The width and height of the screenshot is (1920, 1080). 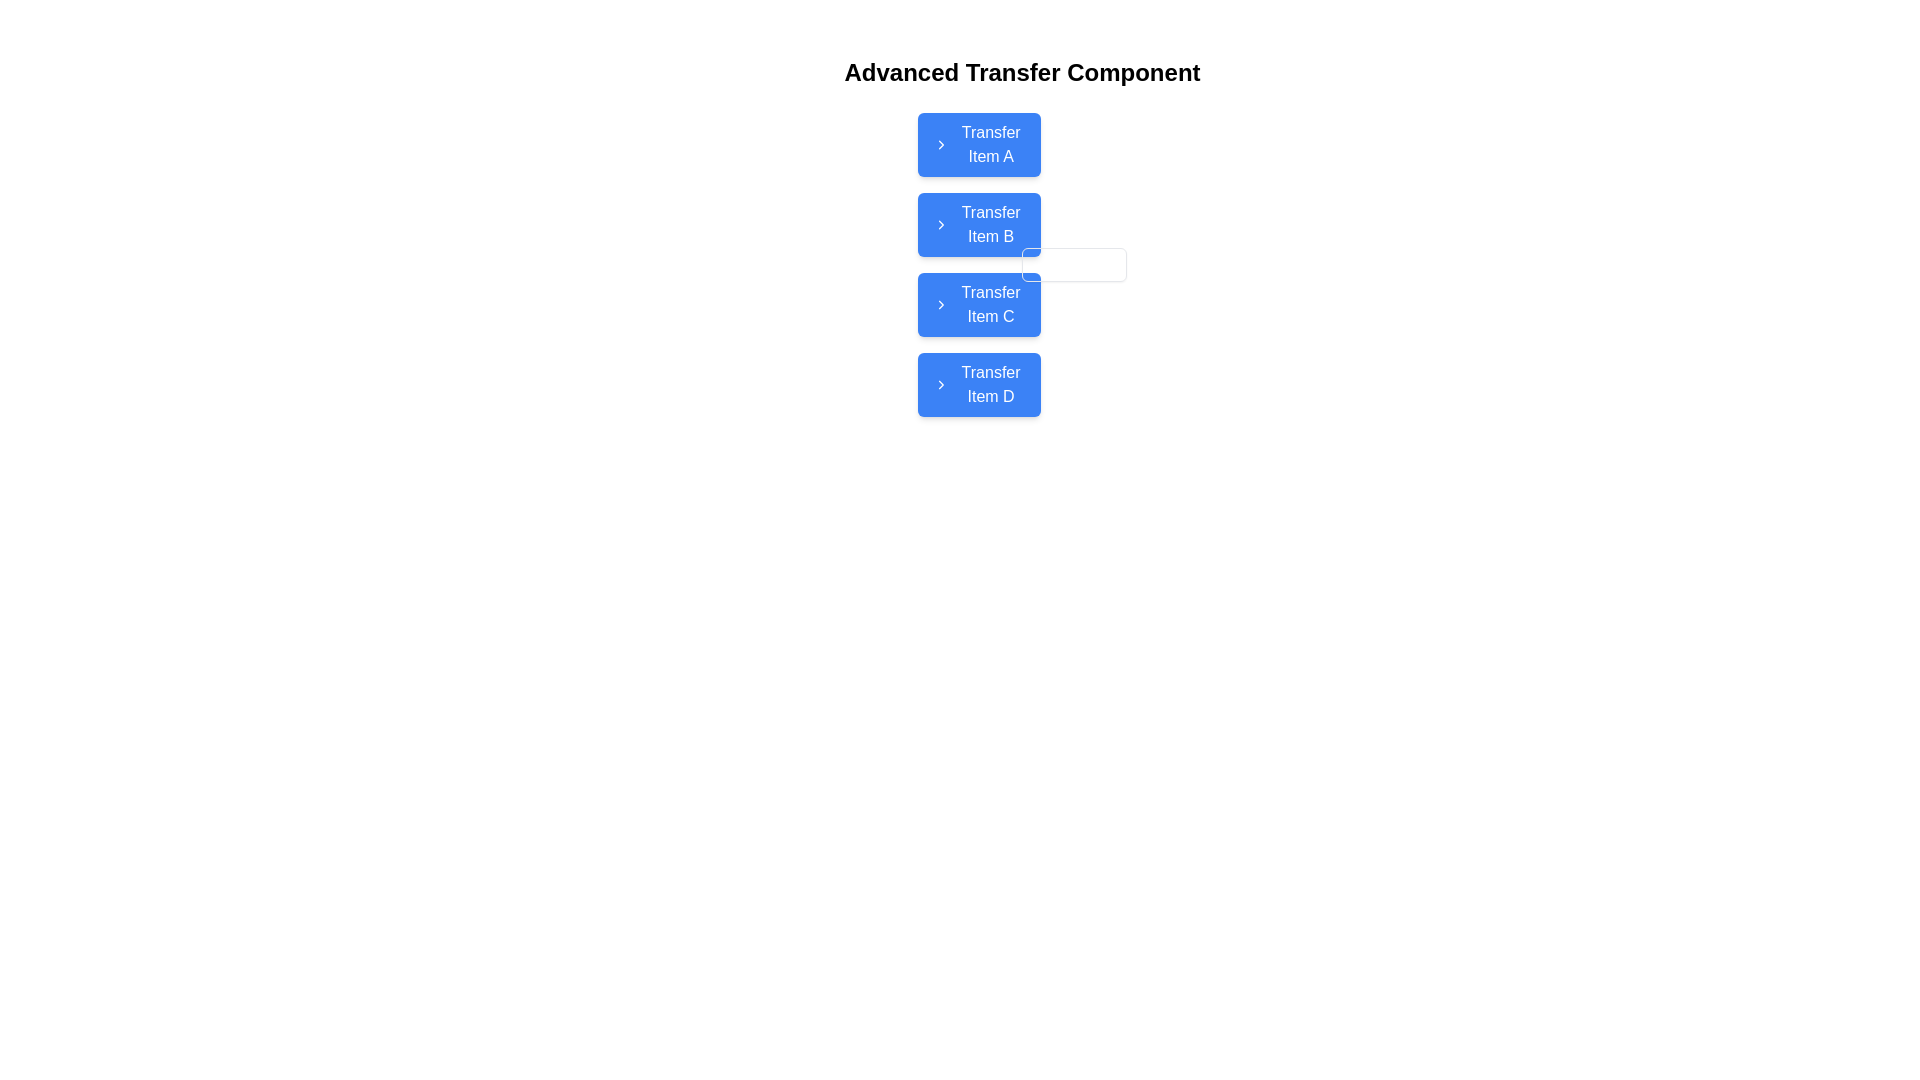 I want to click on the blue button labeled 'Transfer Item C' that has rounded corners and a right-pointing chevron icon, so click(x=979, y=304).